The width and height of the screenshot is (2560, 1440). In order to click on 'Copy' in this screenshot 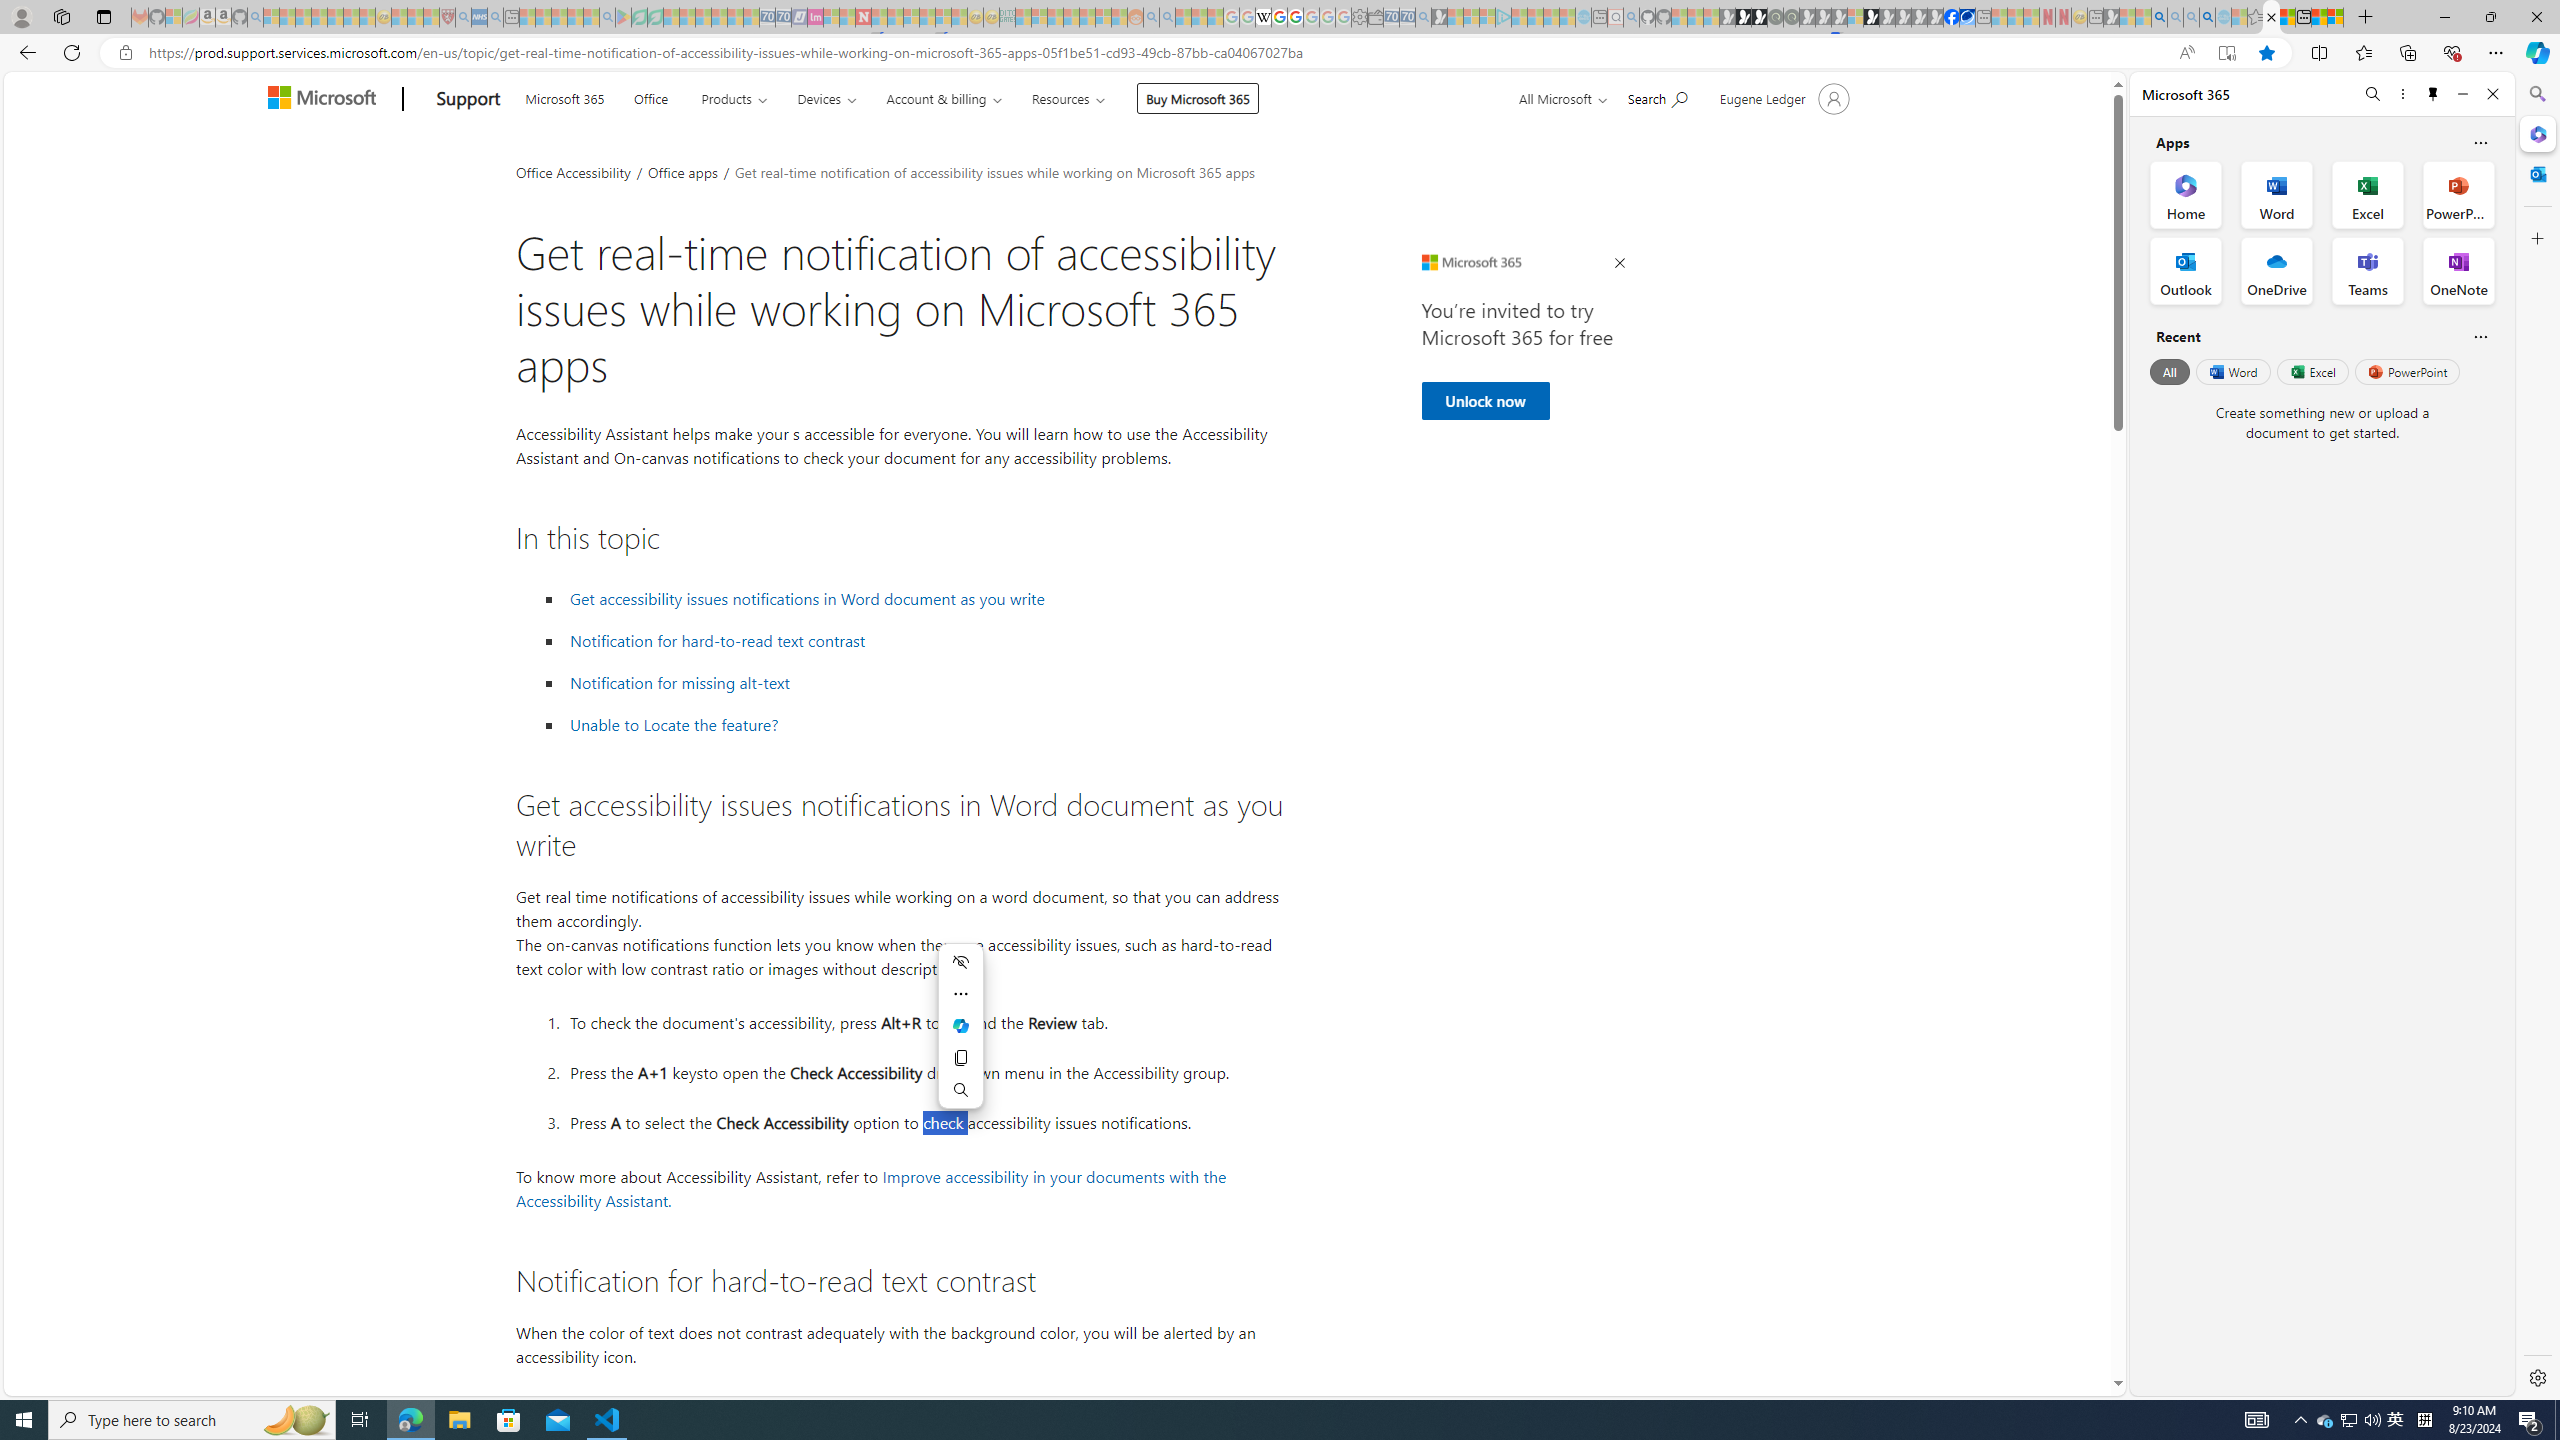, I will do `click(961, 1057)`.